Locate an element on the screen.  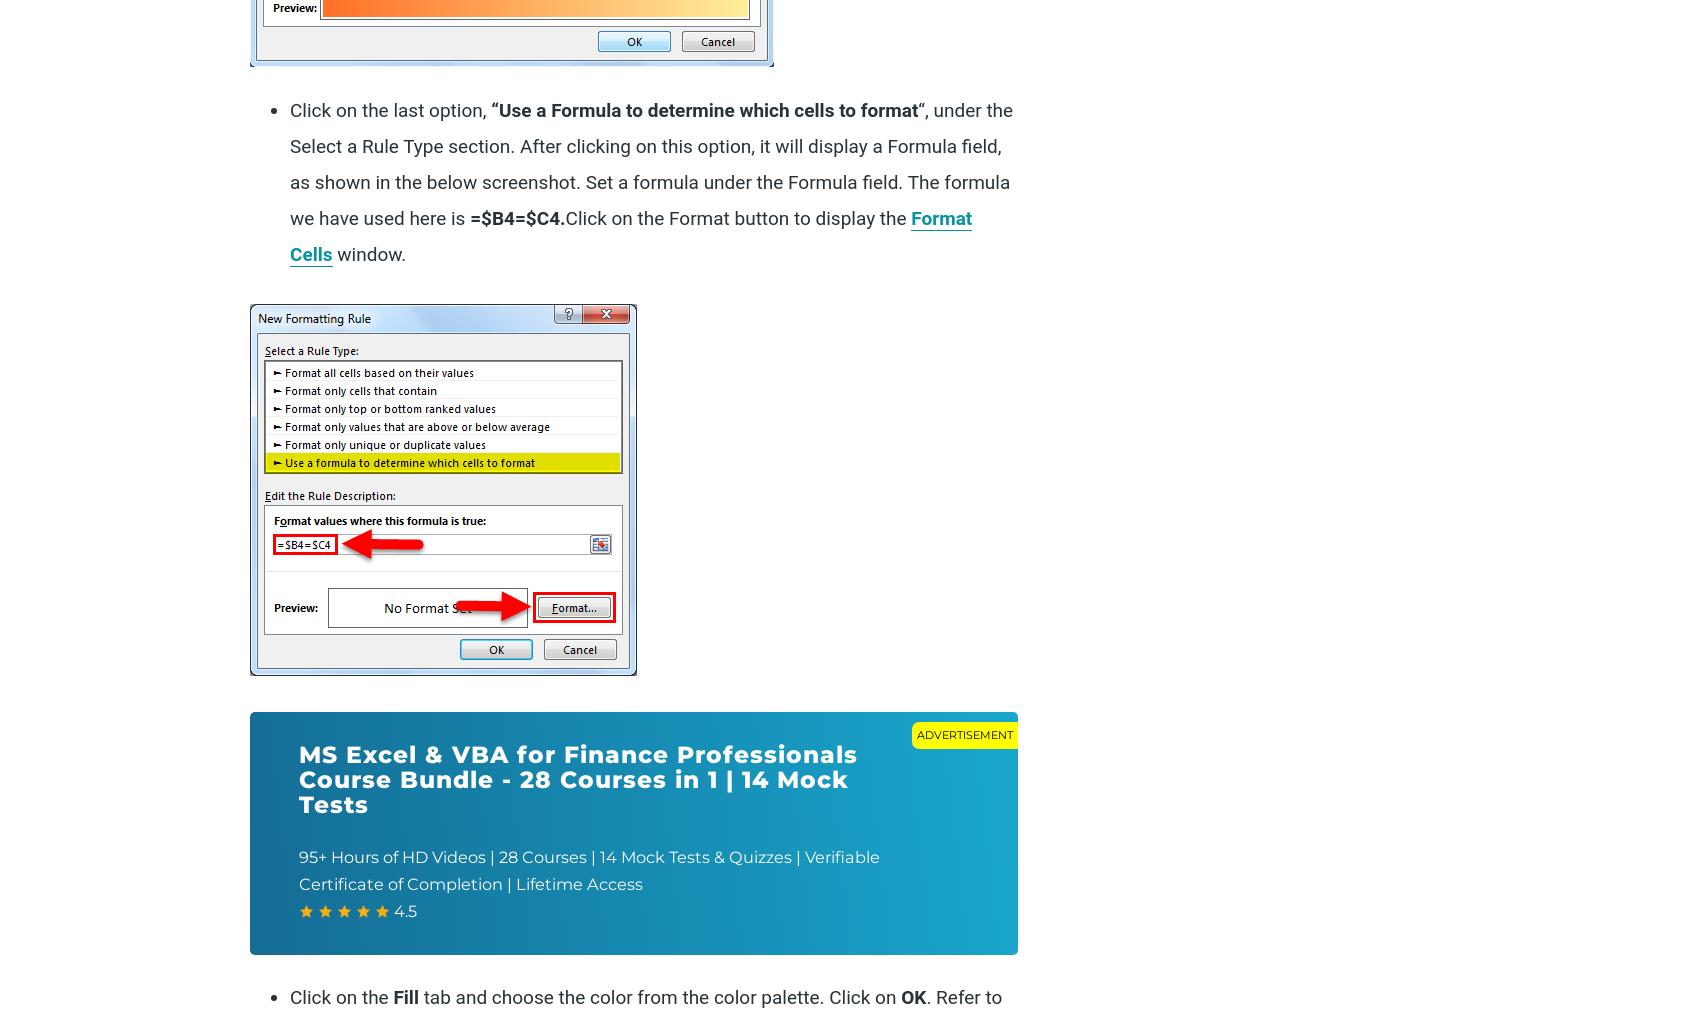
'window.' is located at coordinates (331, 254).